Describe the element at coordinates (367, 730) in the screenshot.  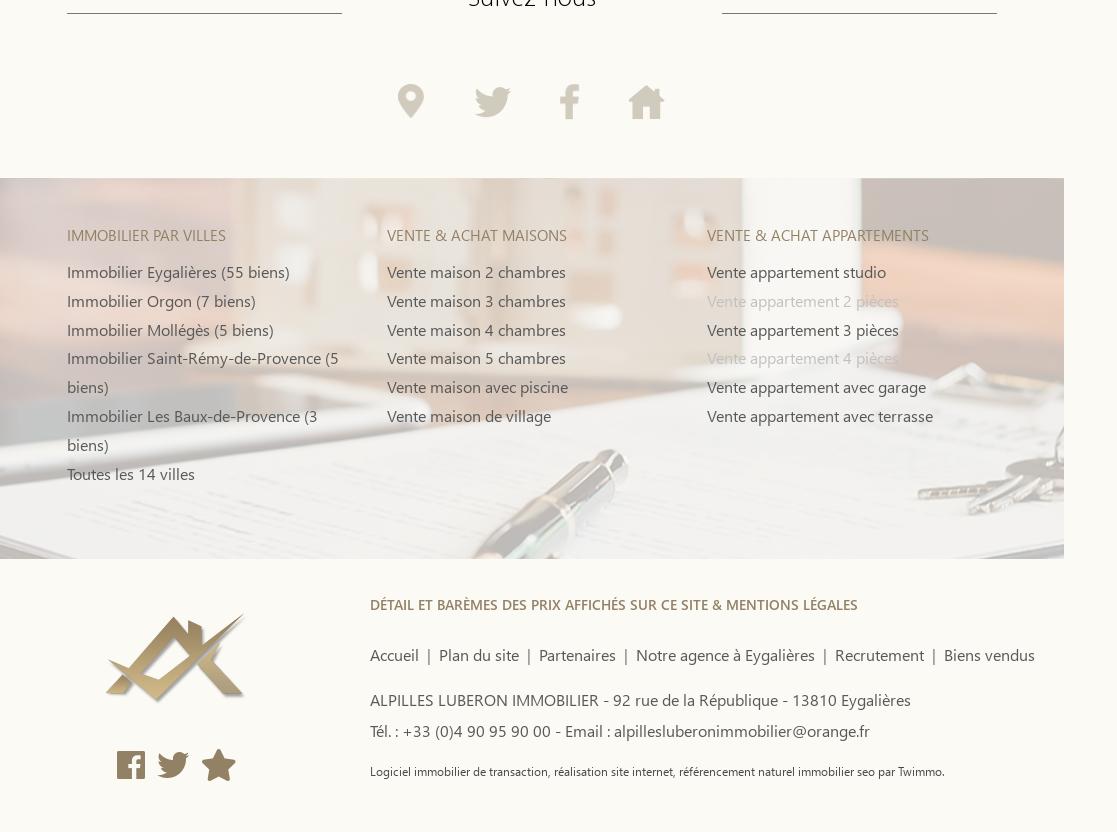
I see `'Tél. : +33 (0)4 90 95 90 00    -'` at that location.